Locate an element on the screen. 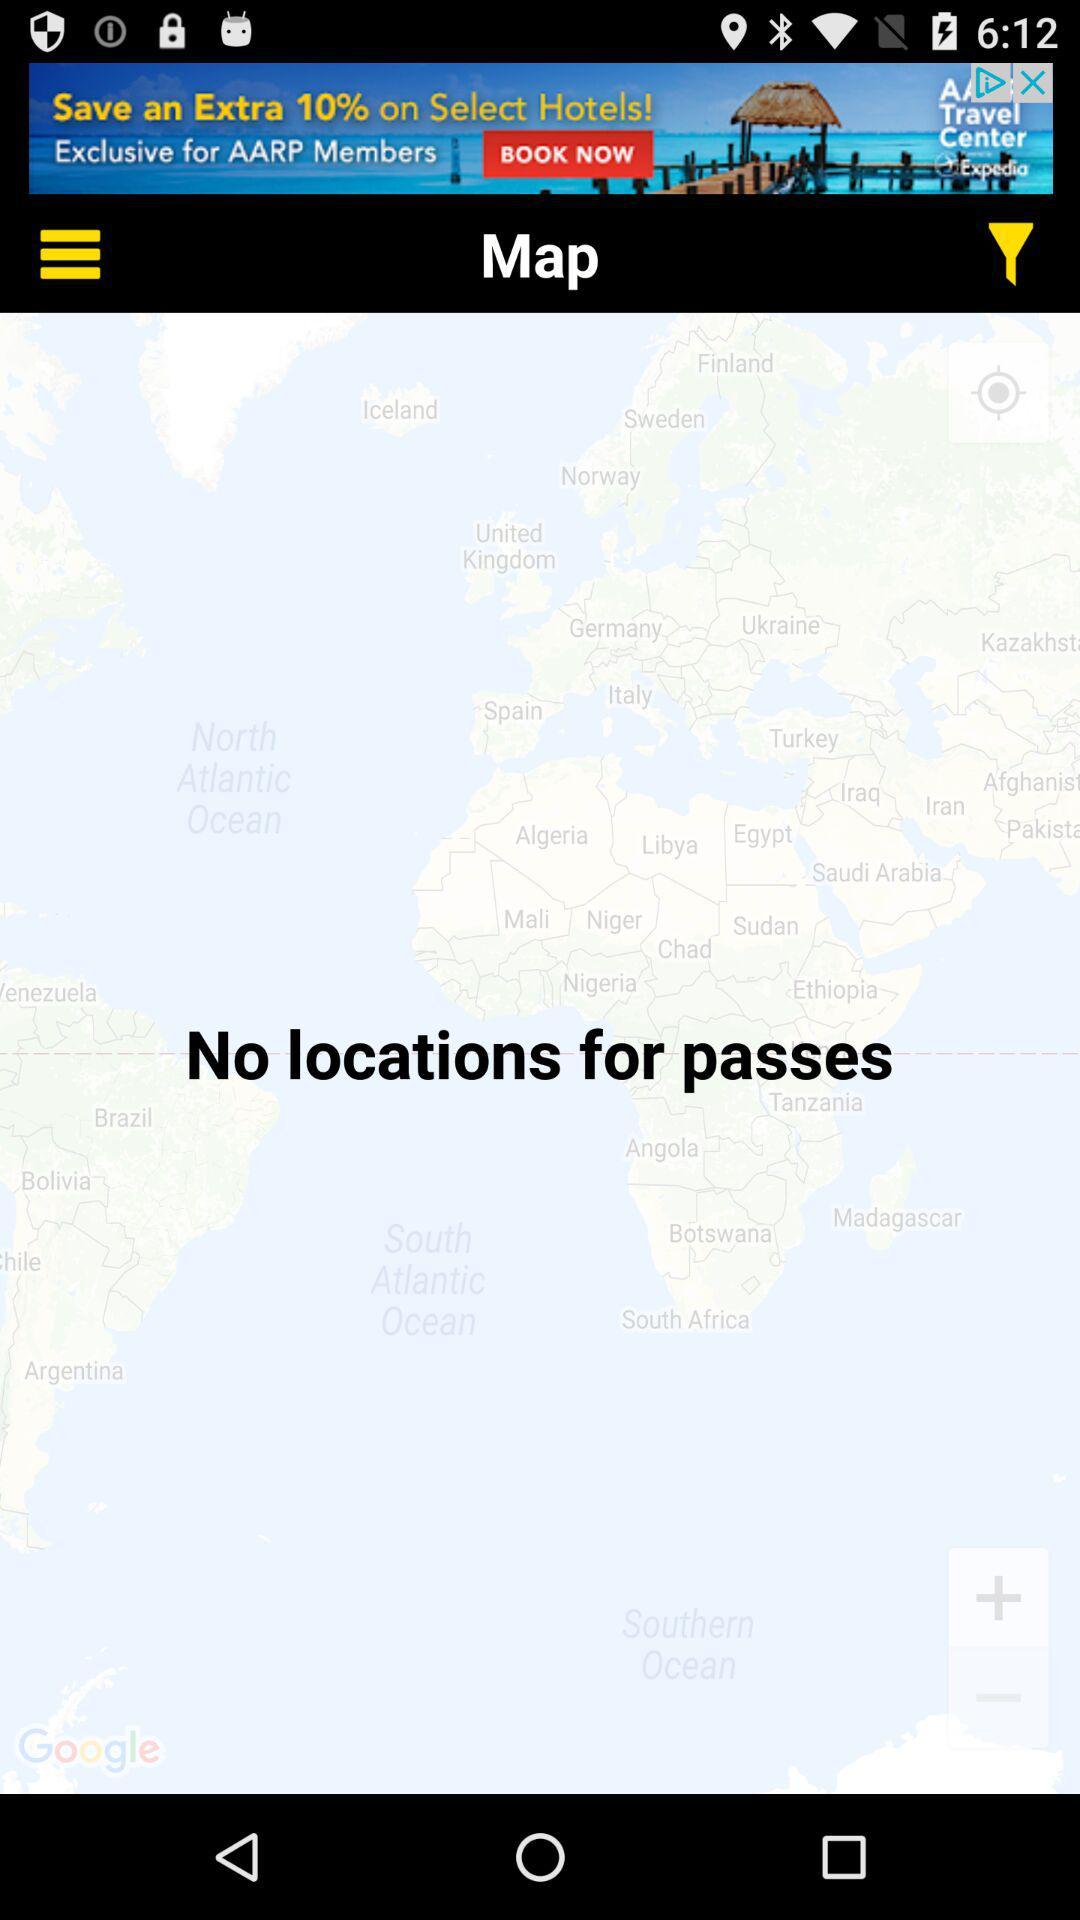 This screenshot has height=1920, width=1080. the location_crosshair icon is located at coordinates (998, 420).